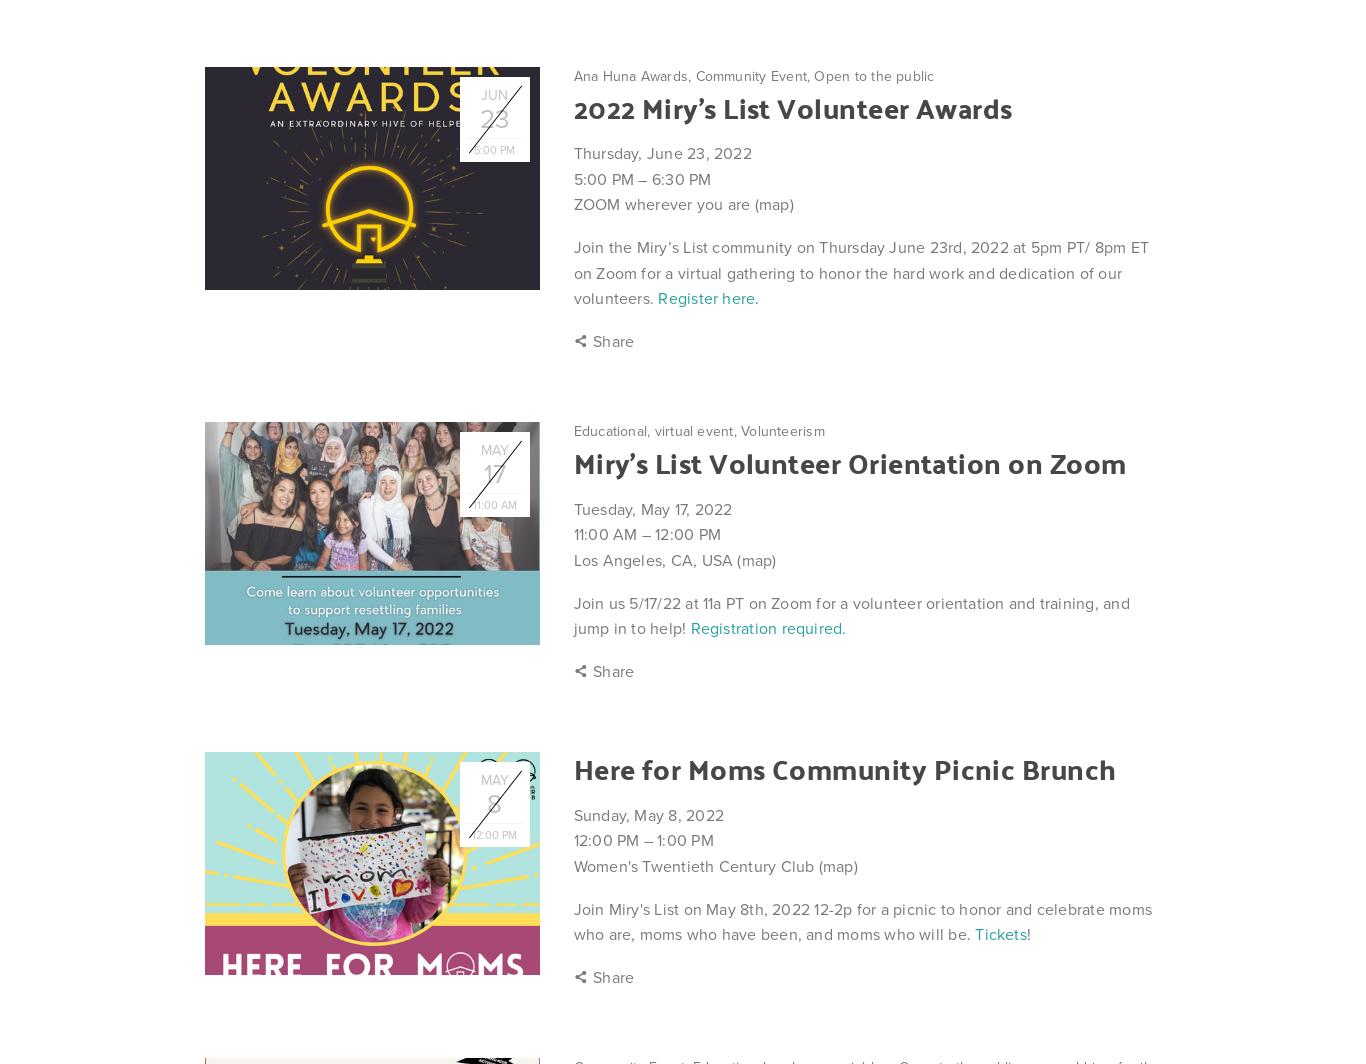 This screenshot has height=1064, width=1366. Describe the element at coordinates (750, 75) in the screenshot. I see `'Community Event'` at that location.